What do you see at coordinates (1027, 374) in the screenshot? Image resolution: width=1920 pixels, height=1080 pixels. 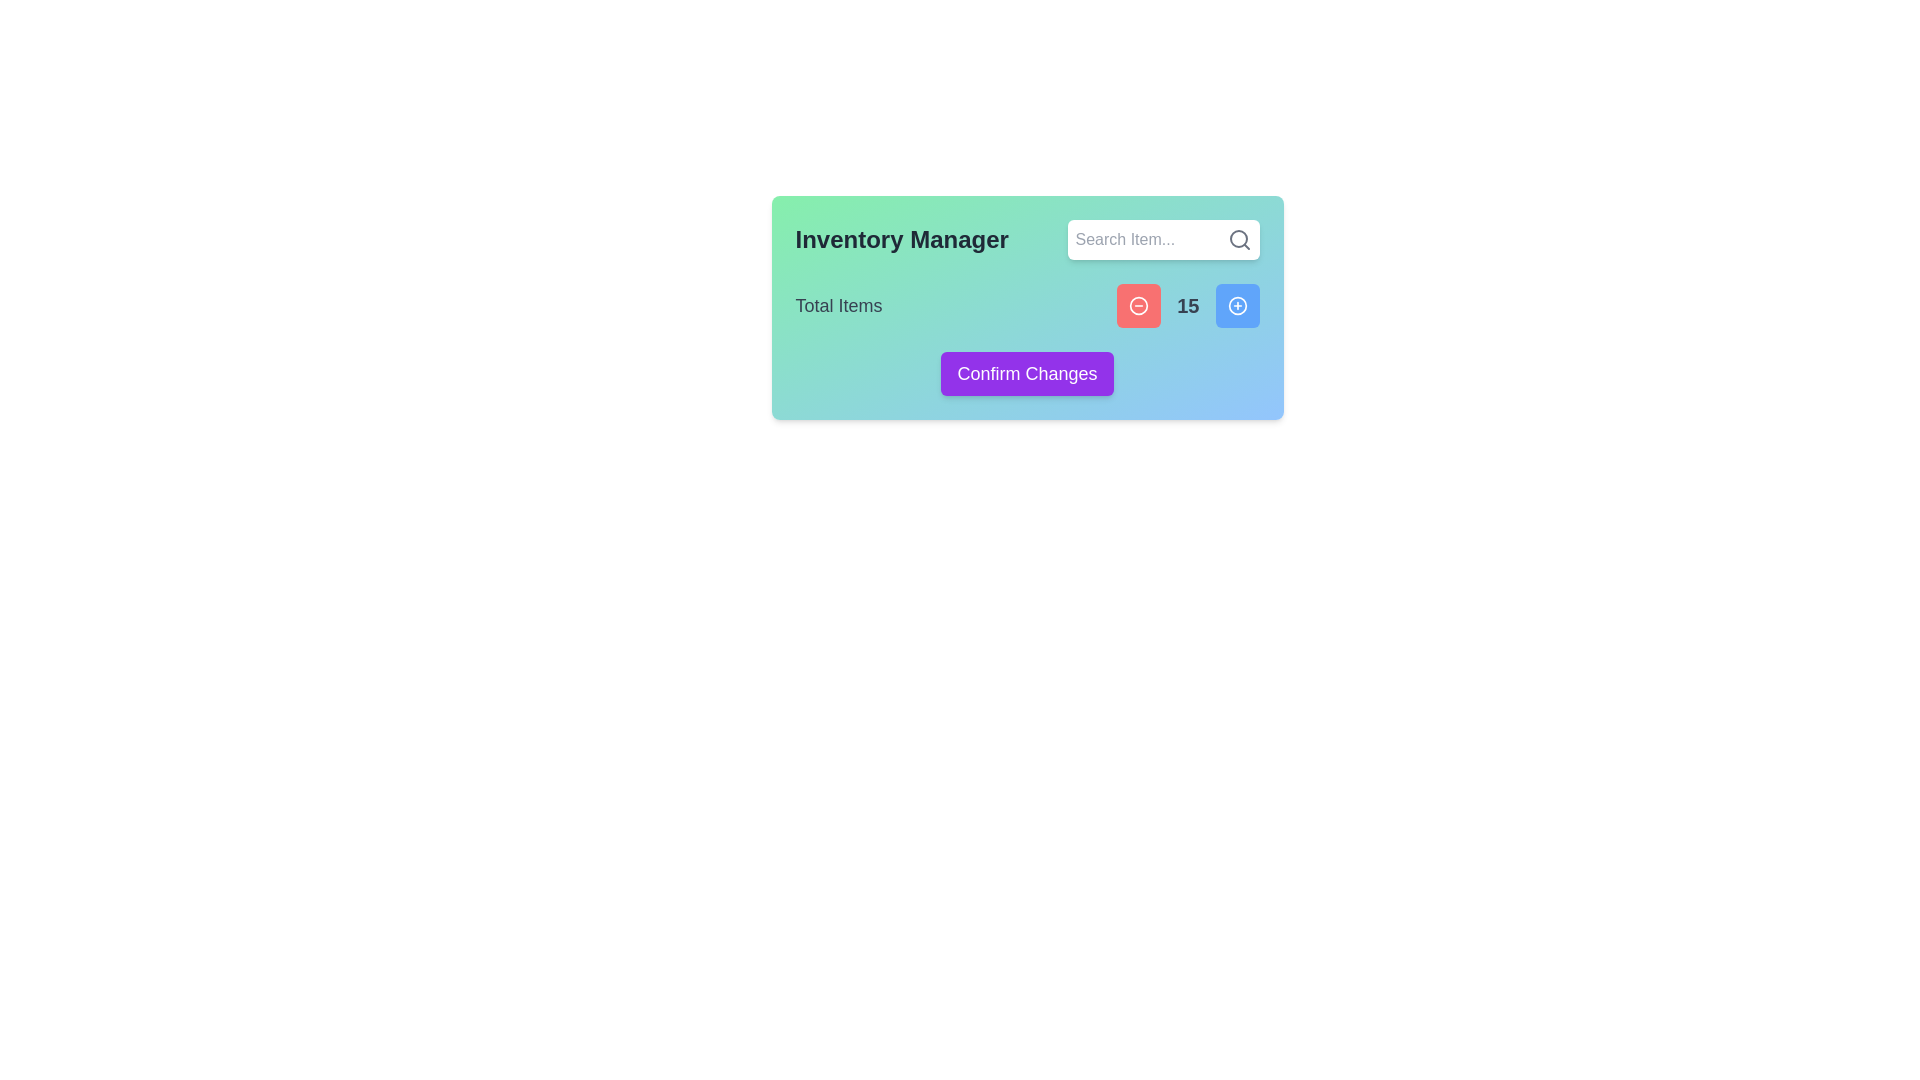 I see `the confirm changes button located in the 'Inventory Manager' panel` at bounding box center [1027, 374].